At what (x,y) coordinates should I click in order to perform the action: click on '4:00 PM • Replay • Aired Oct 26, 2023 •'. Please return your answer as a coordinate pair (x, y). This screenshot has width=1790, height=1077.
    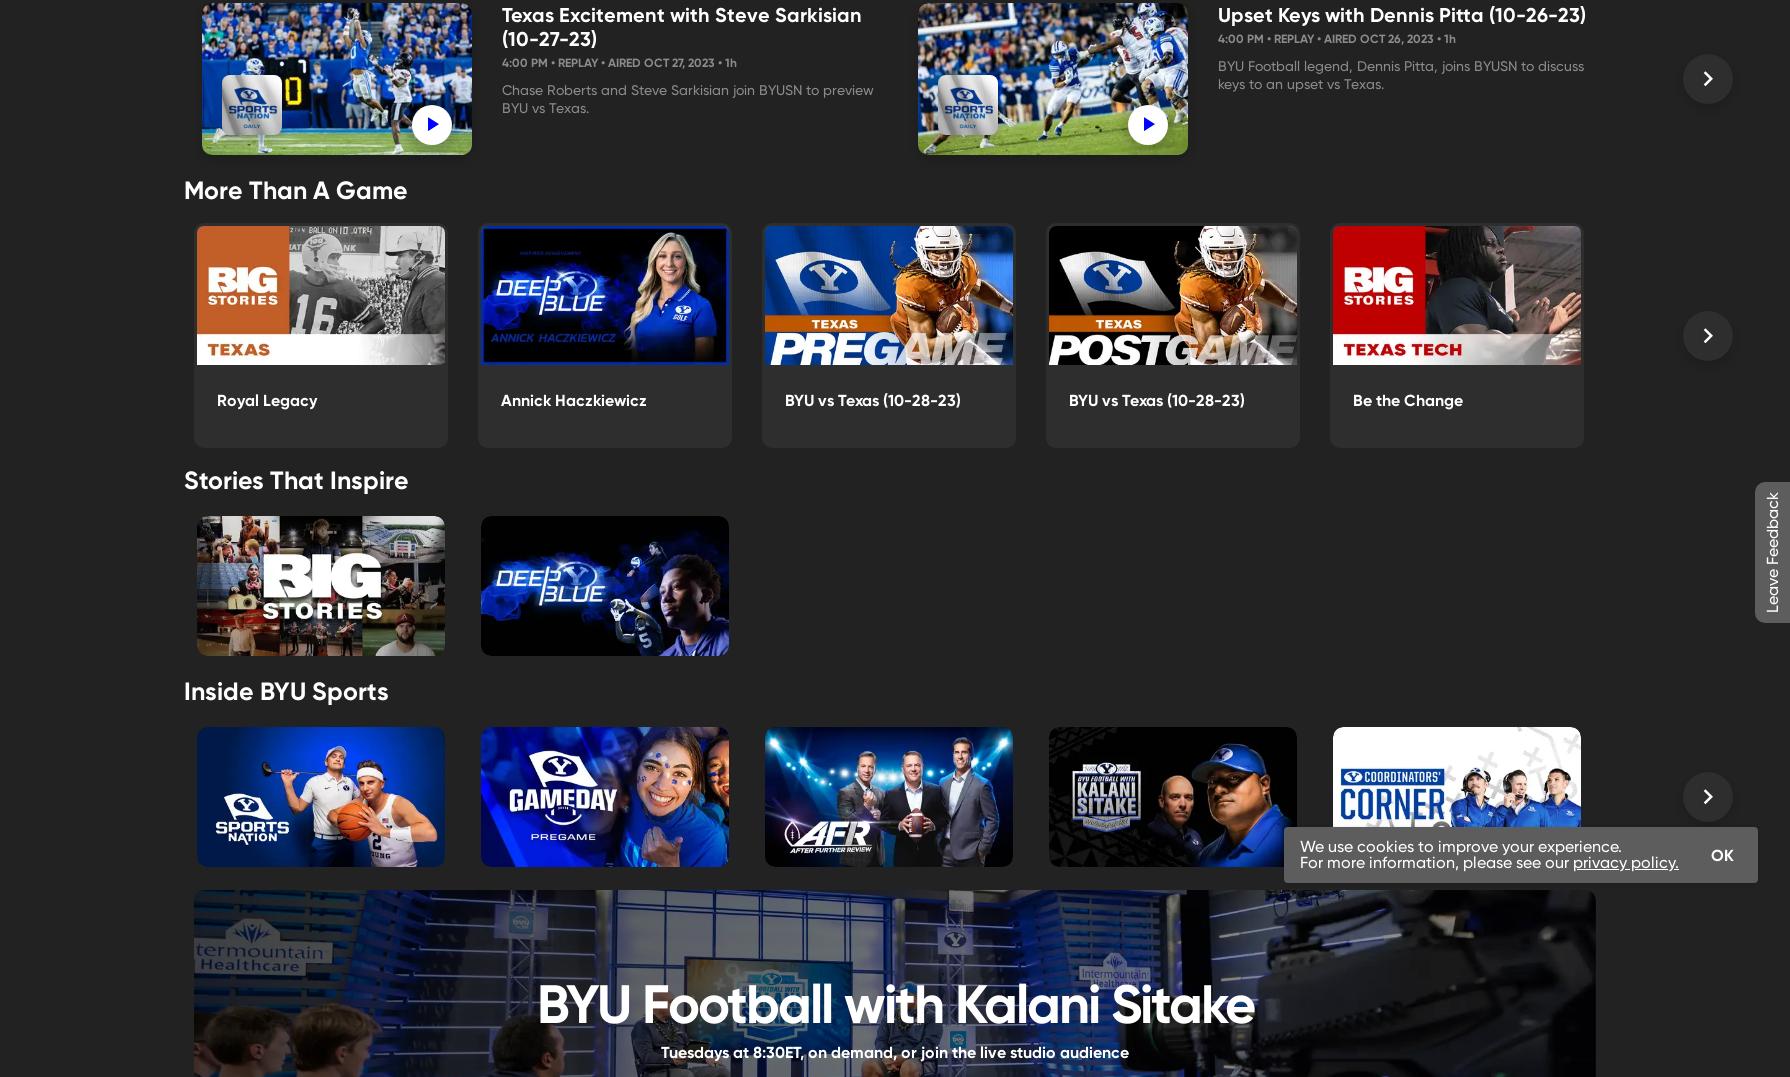
    Looking at the image, I should click on (1331, 36).